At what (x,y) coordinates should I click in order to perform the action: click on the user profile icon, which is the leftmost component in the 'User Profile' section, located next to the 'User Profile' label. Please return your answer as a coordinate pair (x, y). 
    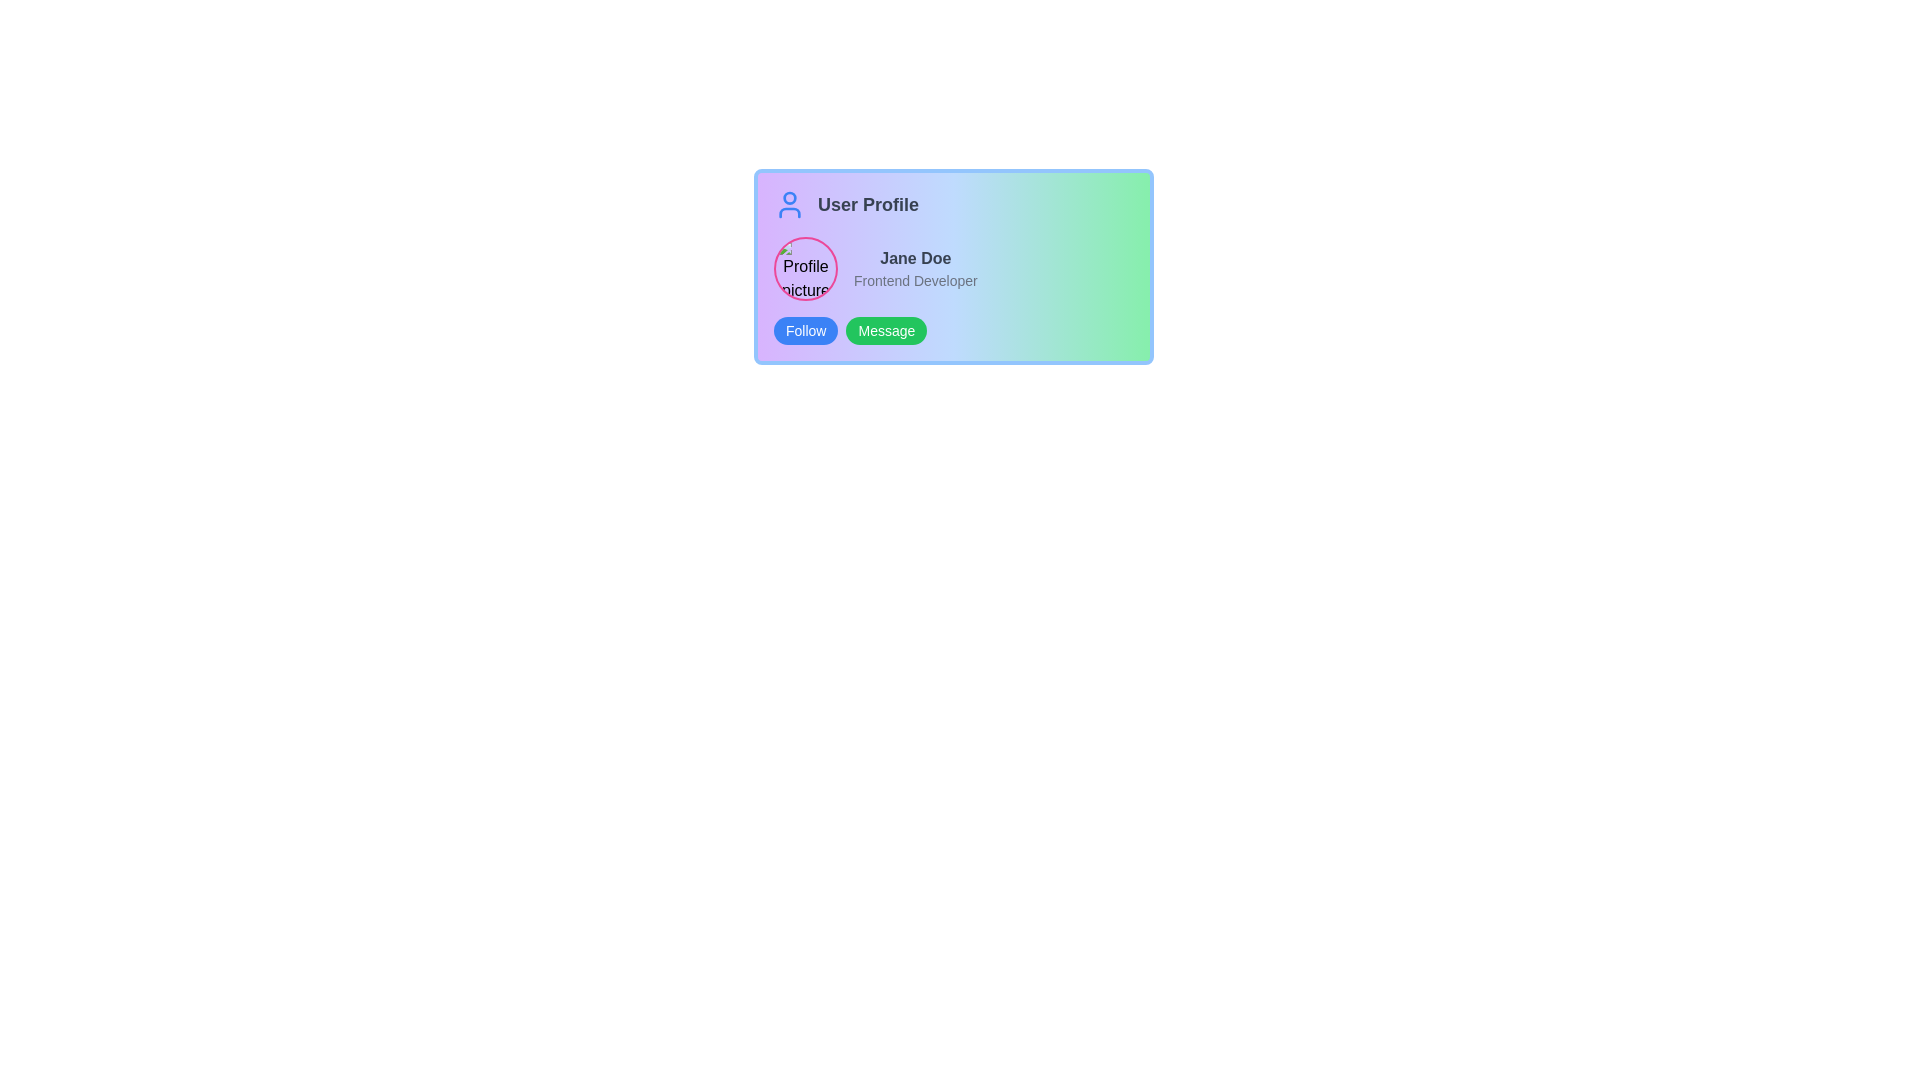
    Looking at the image, I should click on (789, 204).